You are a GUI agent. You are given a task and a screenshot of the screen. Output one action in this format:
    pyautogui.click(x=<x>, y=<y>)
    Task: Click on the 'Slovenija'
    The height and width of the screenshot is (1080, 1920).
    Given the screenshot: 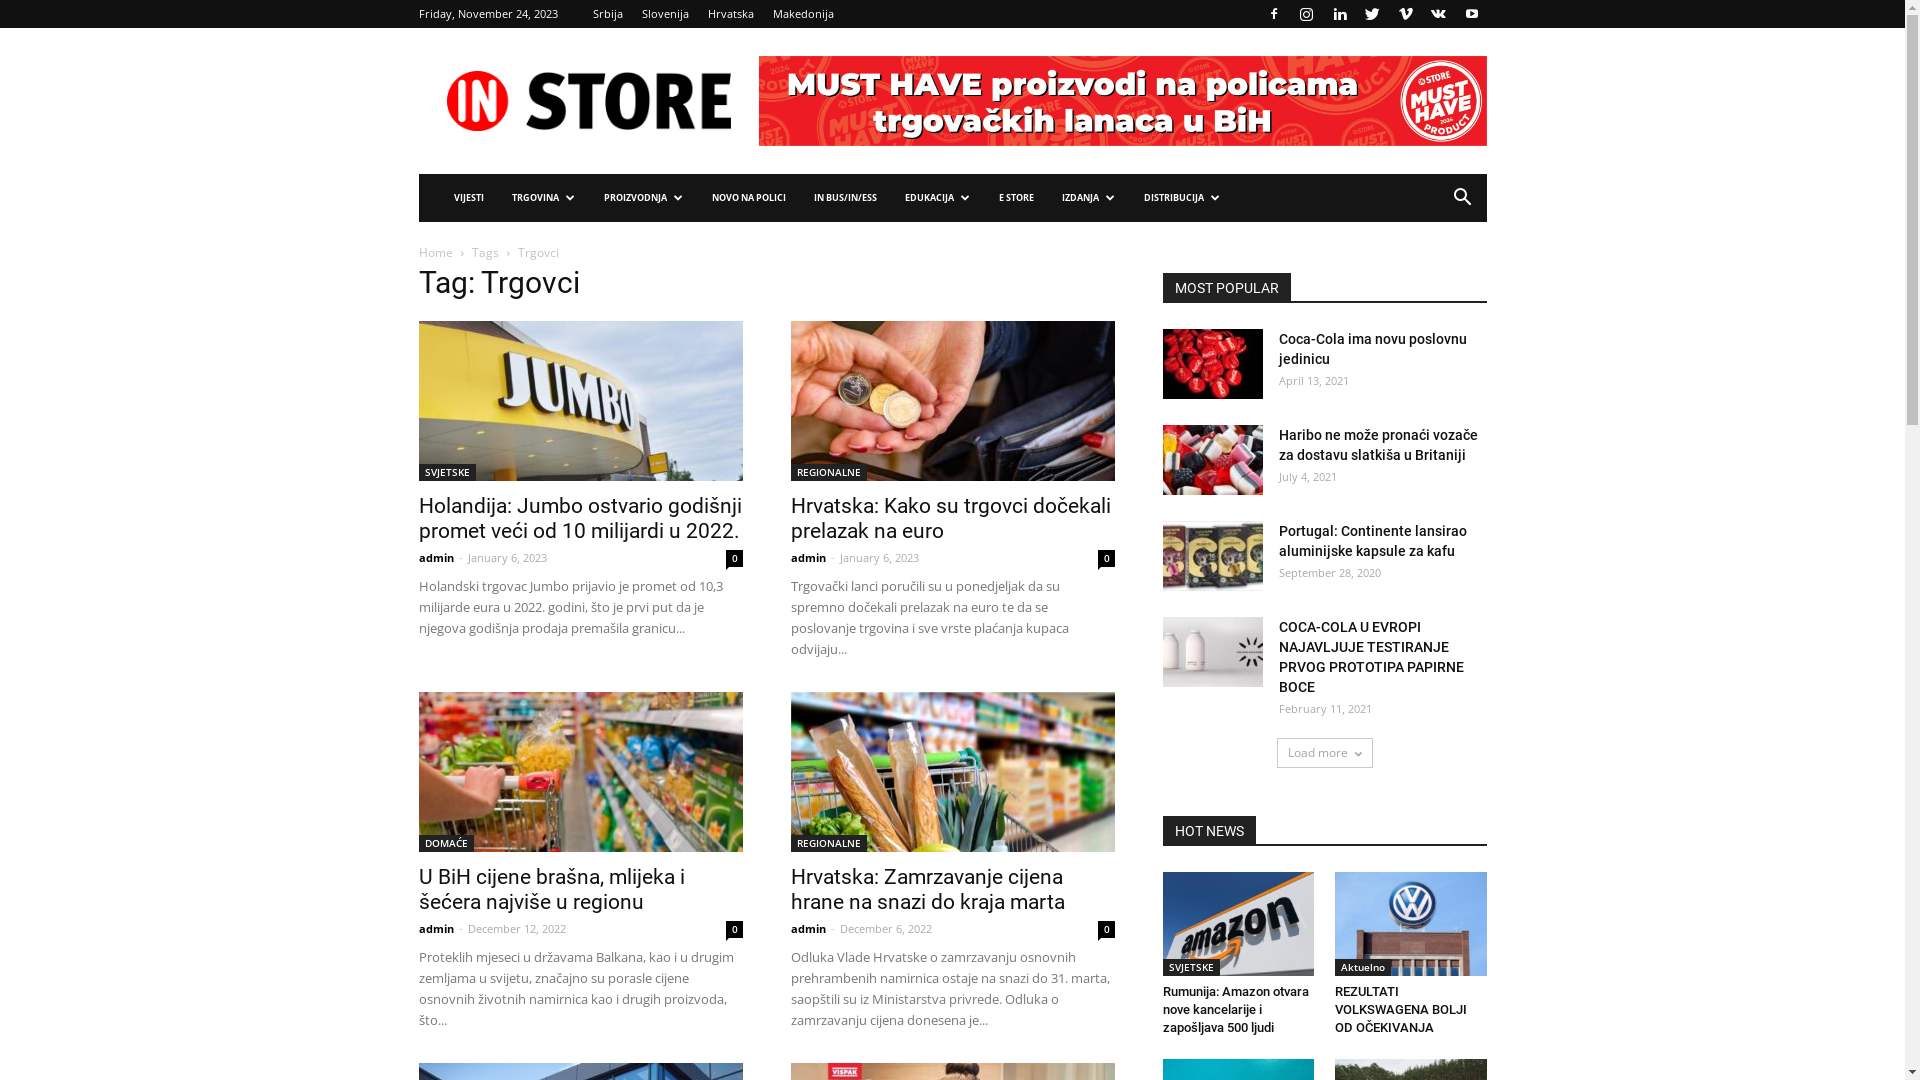 What is the action you would take?
    pyautogui.click(x=665, y=13)
    